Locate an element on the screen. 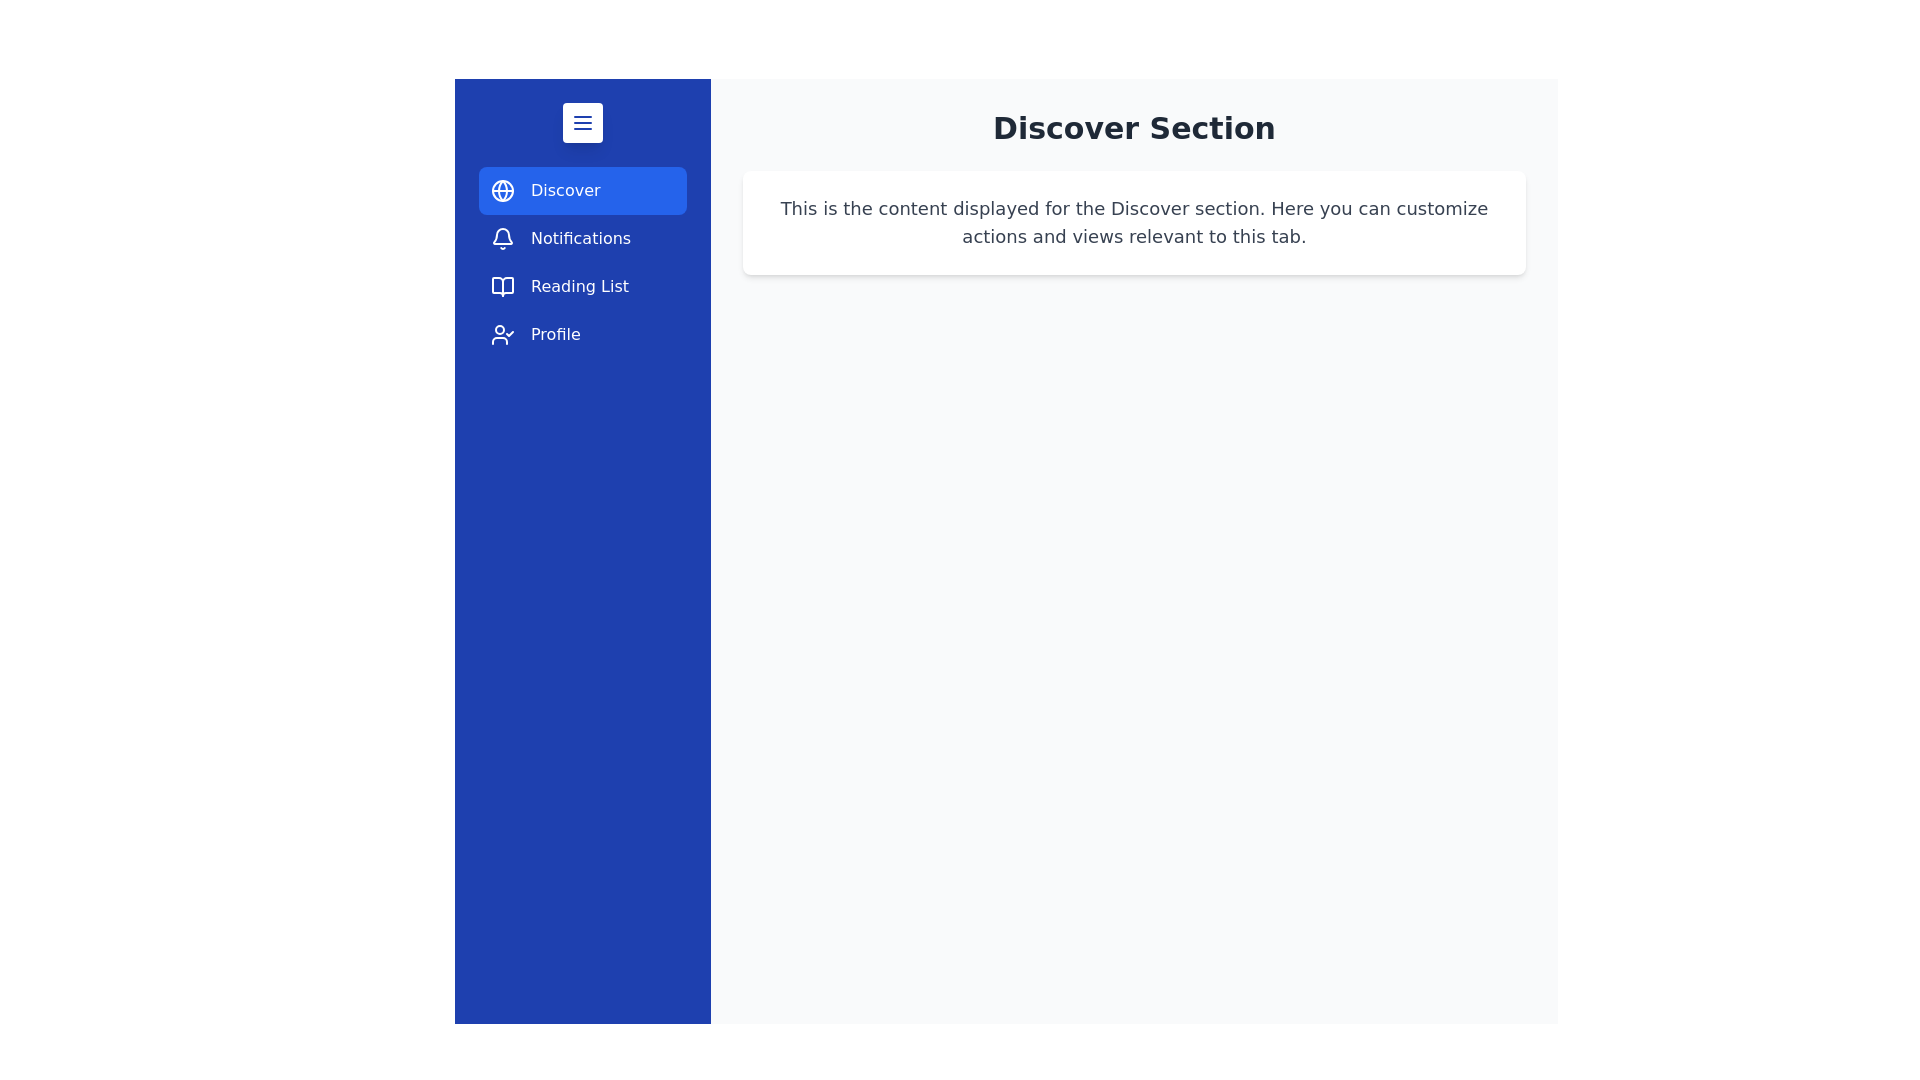 This screenshot has height=1080, width=1920. the tab labeled Profile to navigate to its section is located at coordinates (581, 334).